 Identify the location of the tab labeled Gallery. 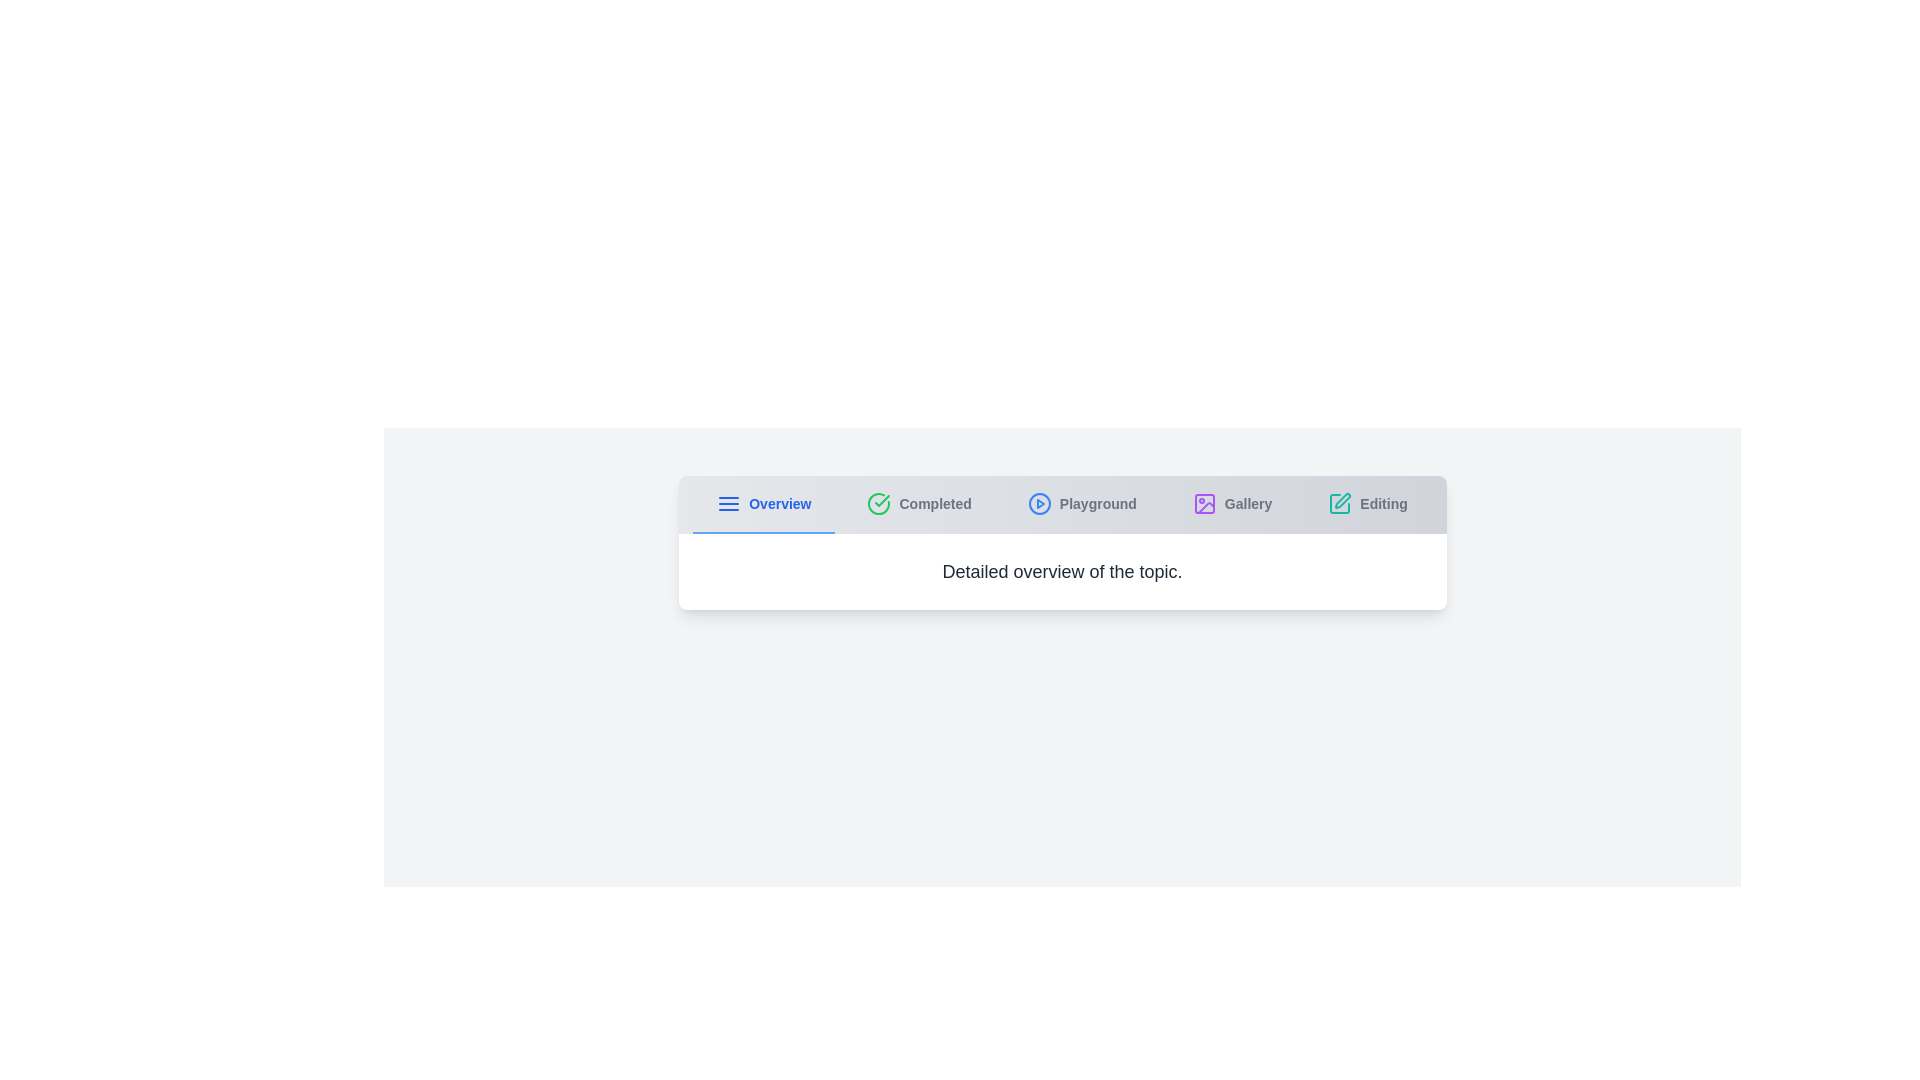
(1231, 504).